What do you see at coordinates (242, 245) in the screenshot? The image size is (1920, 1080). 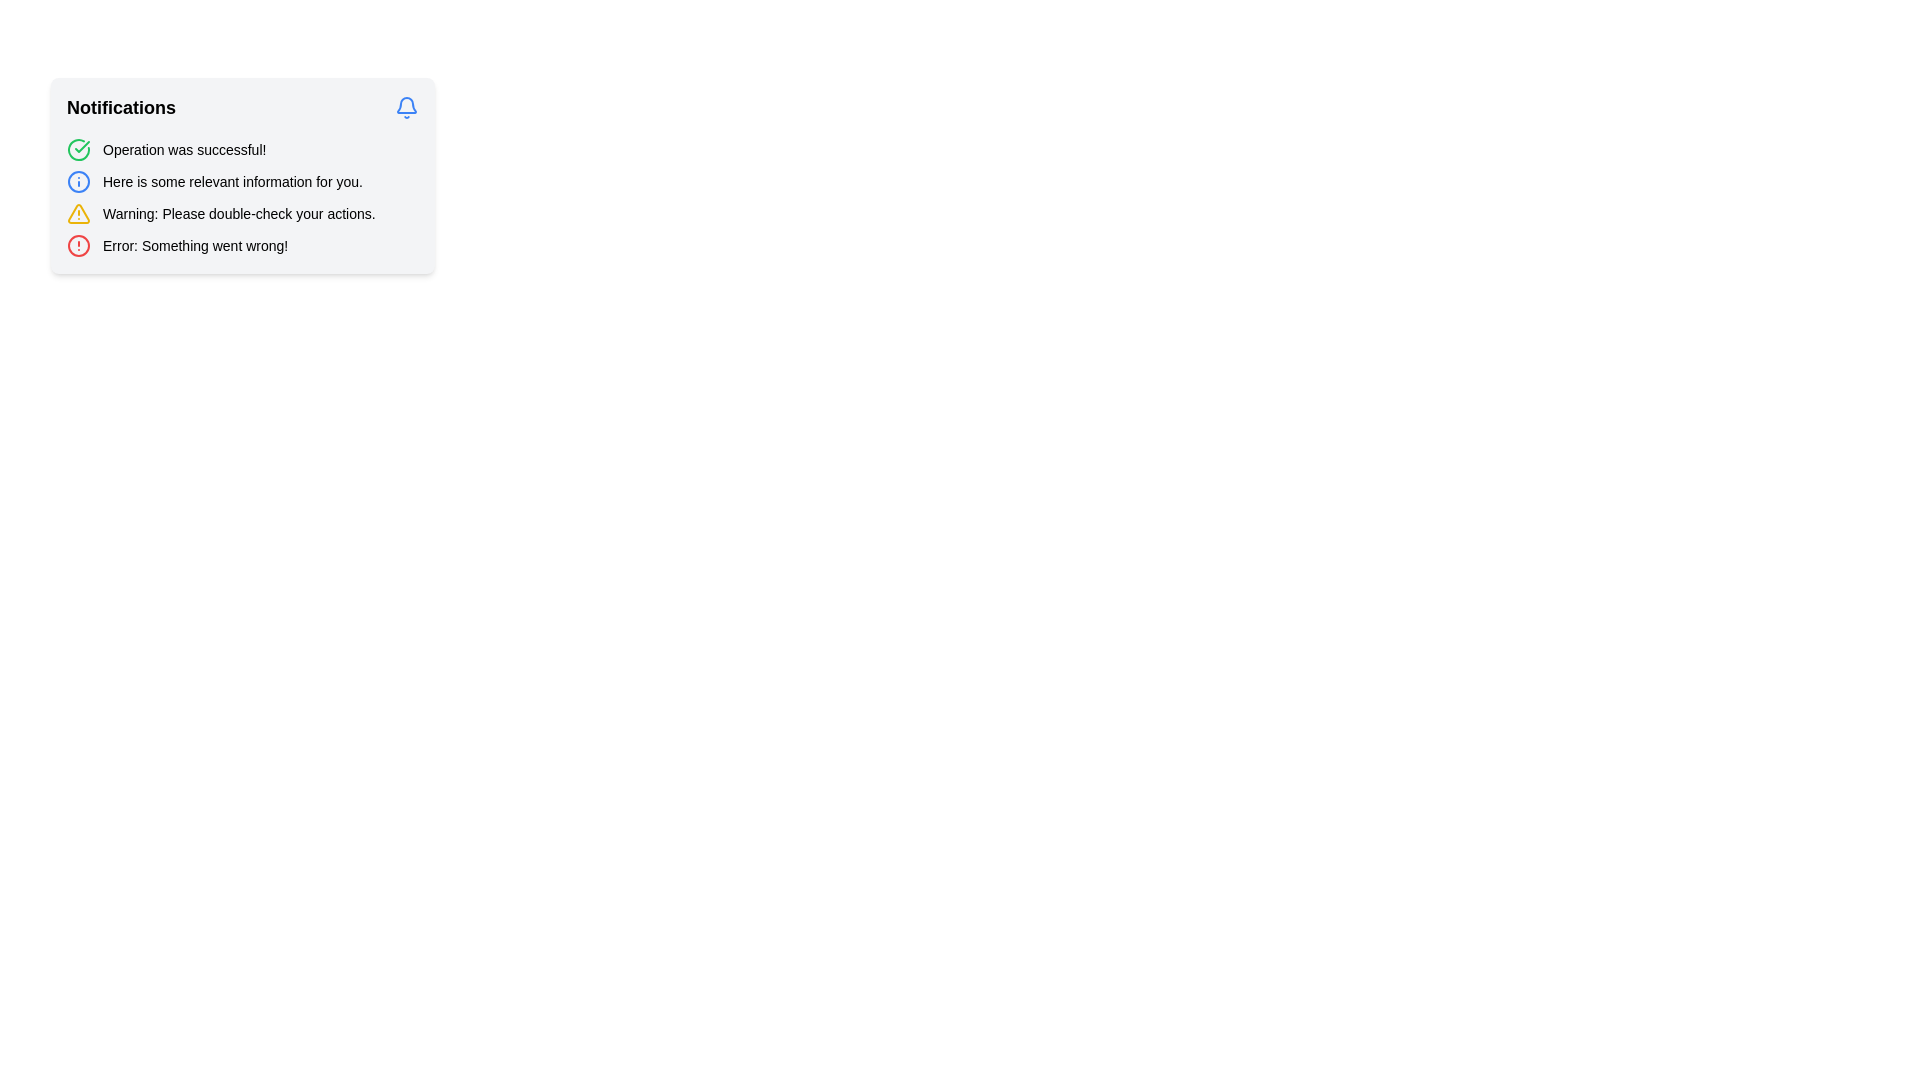 I see `the fourth notification alert in the vertically stacked list, which has a red-colored icon and bold text indicating an error` at bounding box center [242, 245].